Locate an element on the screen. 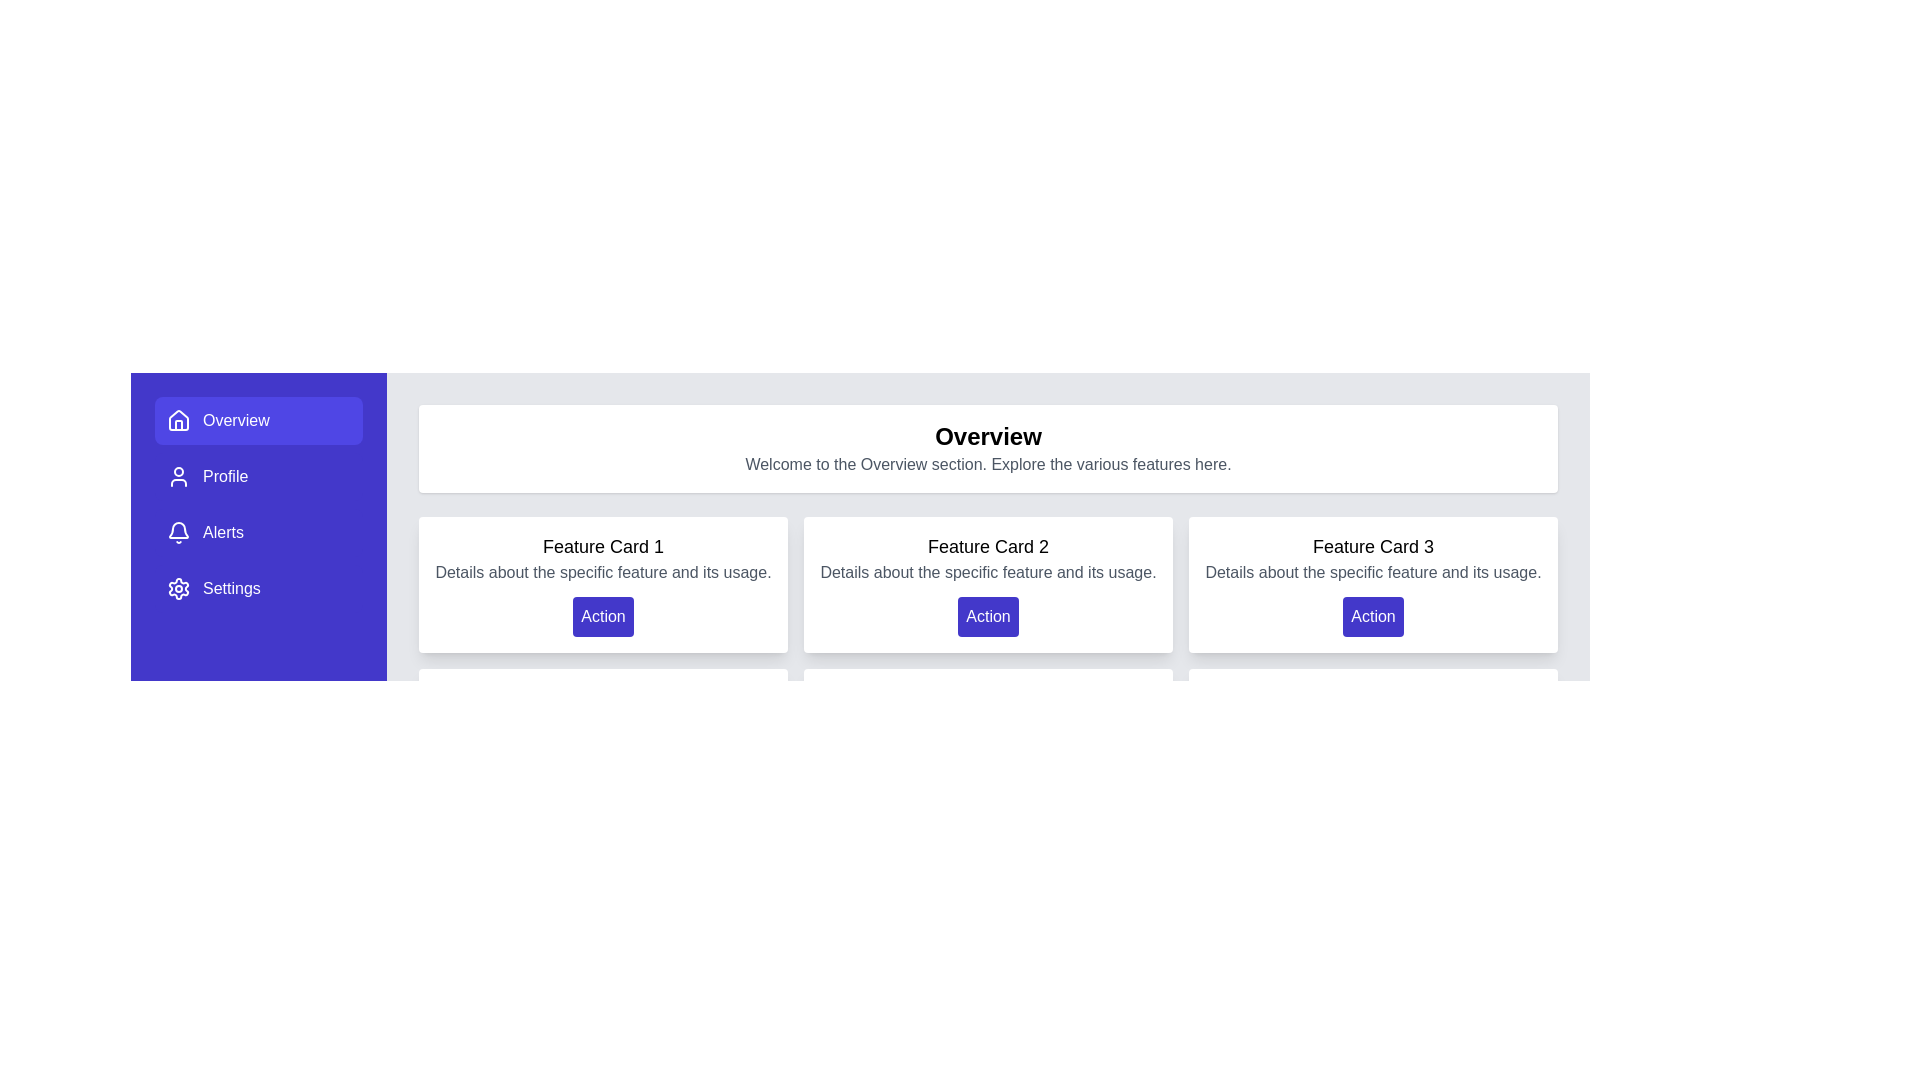 This screenshot has width=1920, height=1080. section title text located in the 'Overview' section, positioned directly above the description text that reads 'Welcome to the Overview section...' is located at coordinates (988, 435).